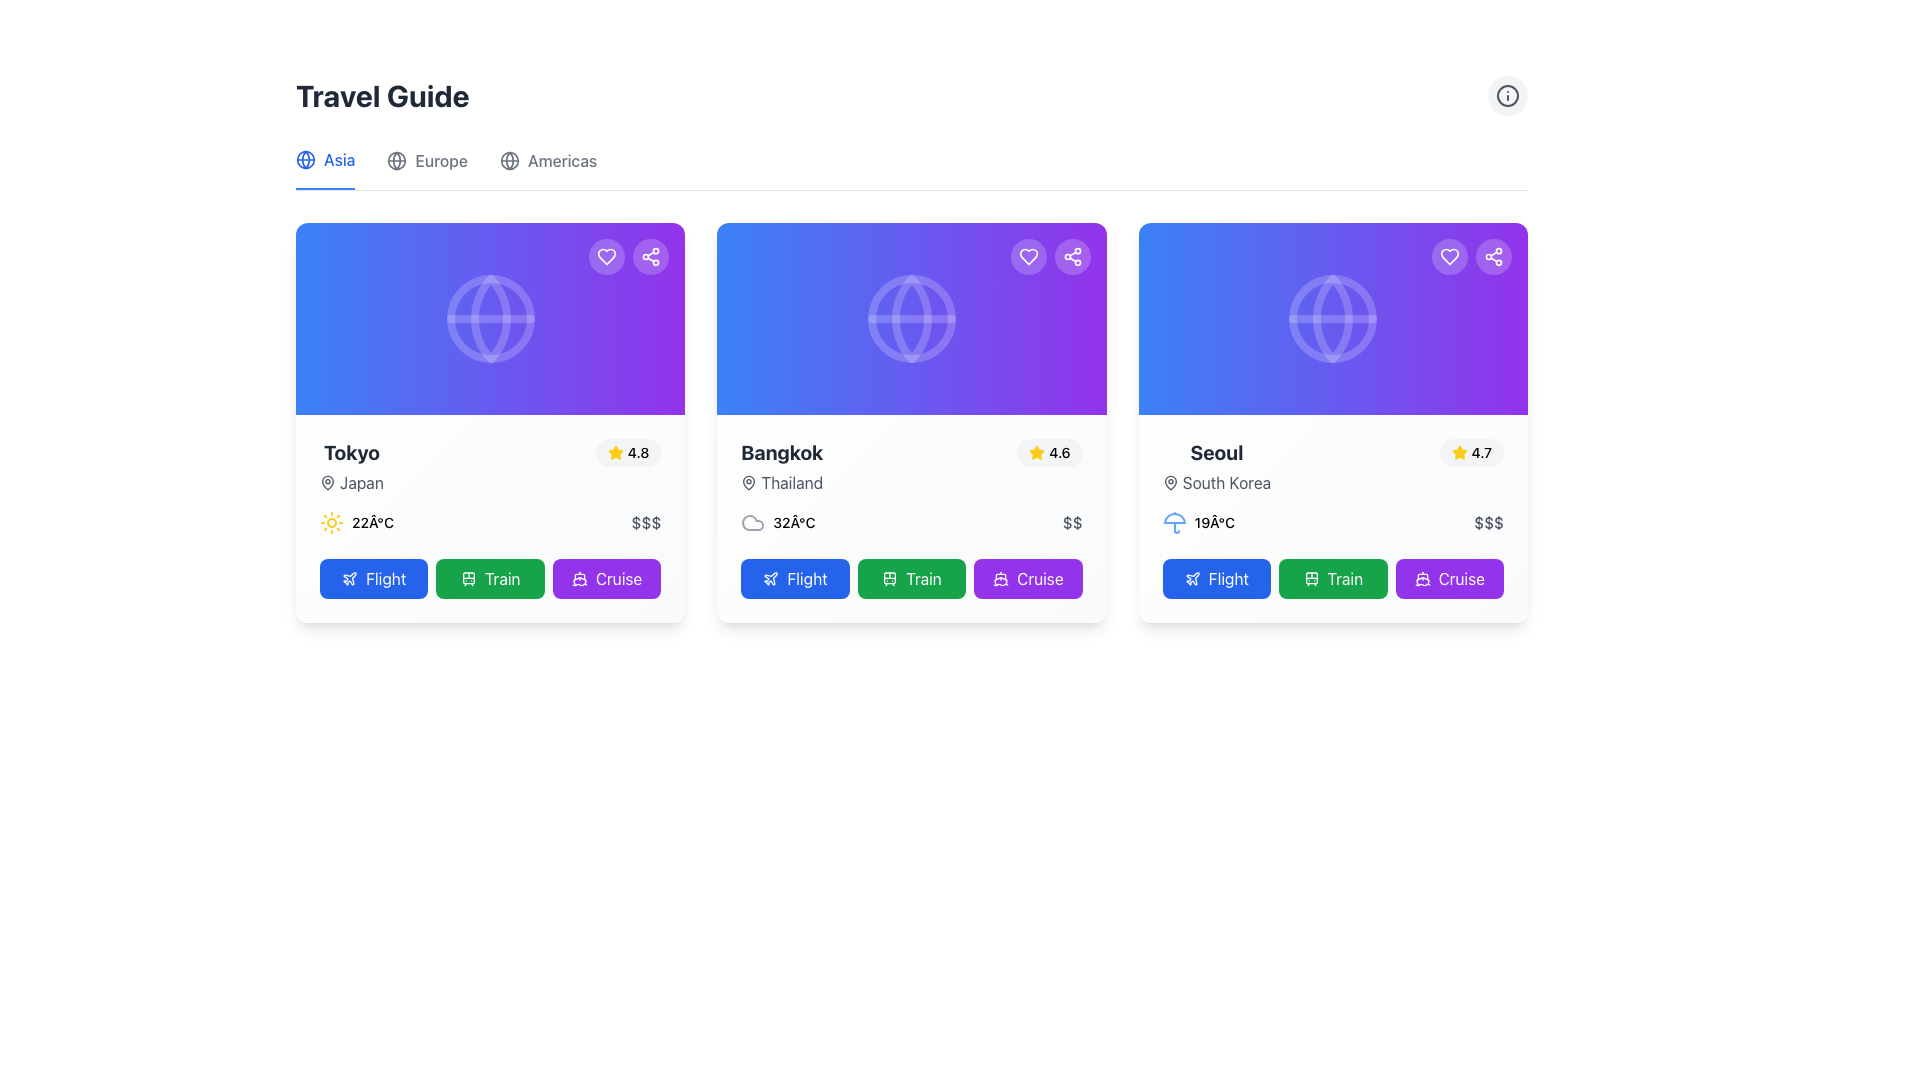  What do you see at coordinates (490, 318) in the screenshot?
I see `the thin oval-like graphical decorative element in the center of the 'Tokyo' card, which is part of a globe-like icon group` at bounding box center [490, 318].